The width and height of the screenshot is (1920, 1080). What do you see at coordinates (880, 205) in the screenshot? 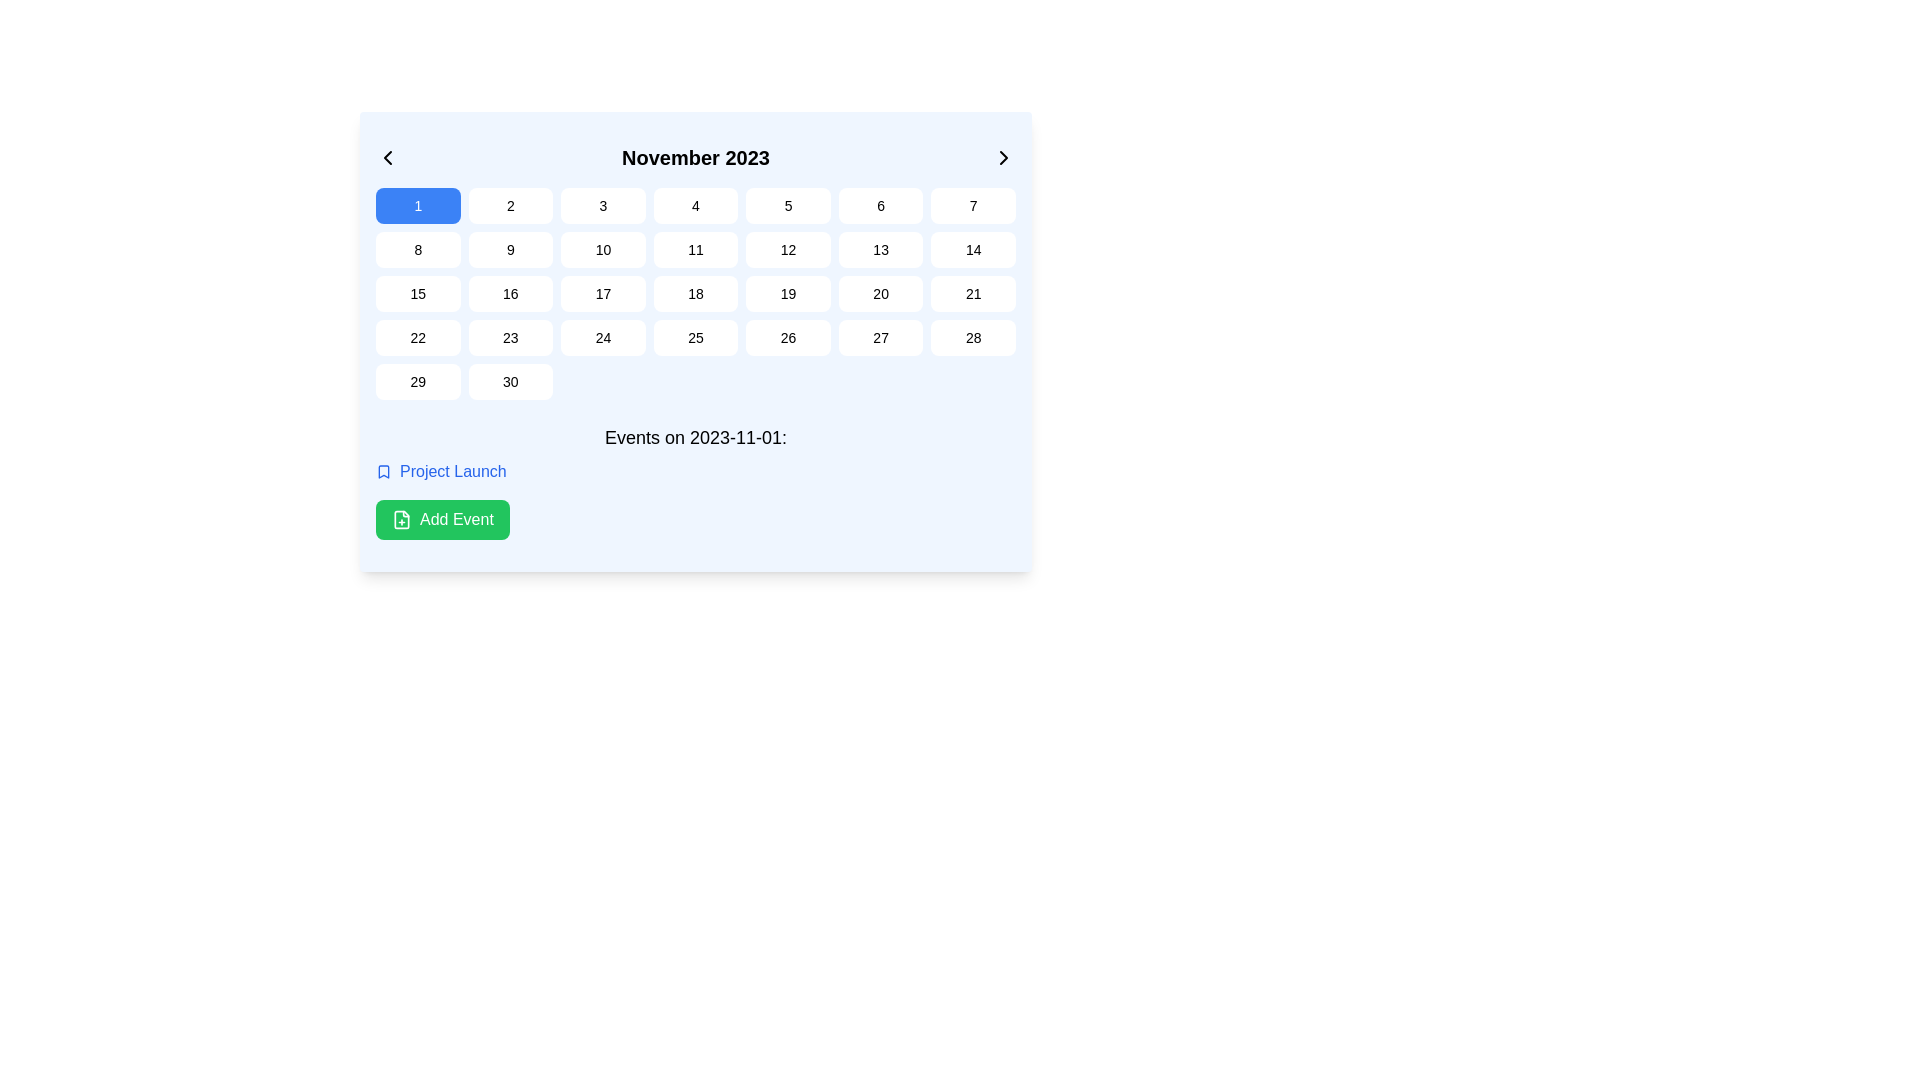
I see `the button representing the sixth day of the month in the calendar interface` at bounding box center [880, 205].